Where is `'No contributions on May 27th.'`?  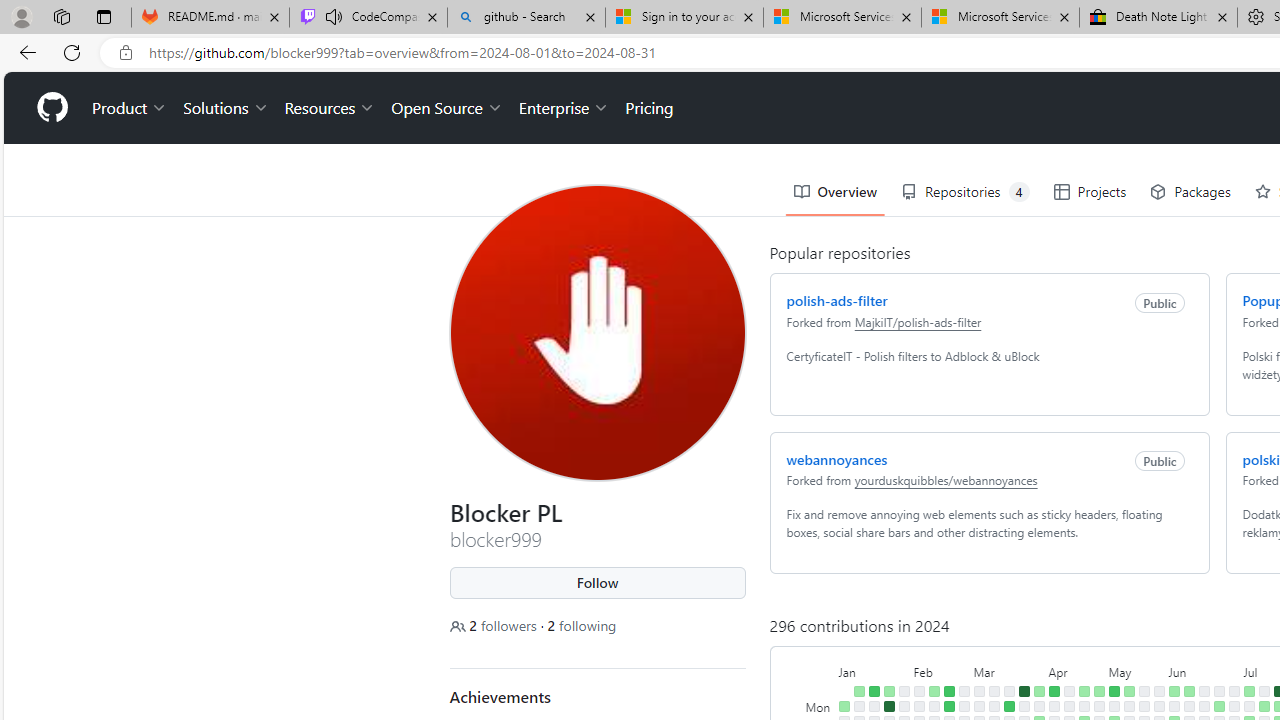
'No contributions on May 27th.' is located at coordinates (1159, 705).